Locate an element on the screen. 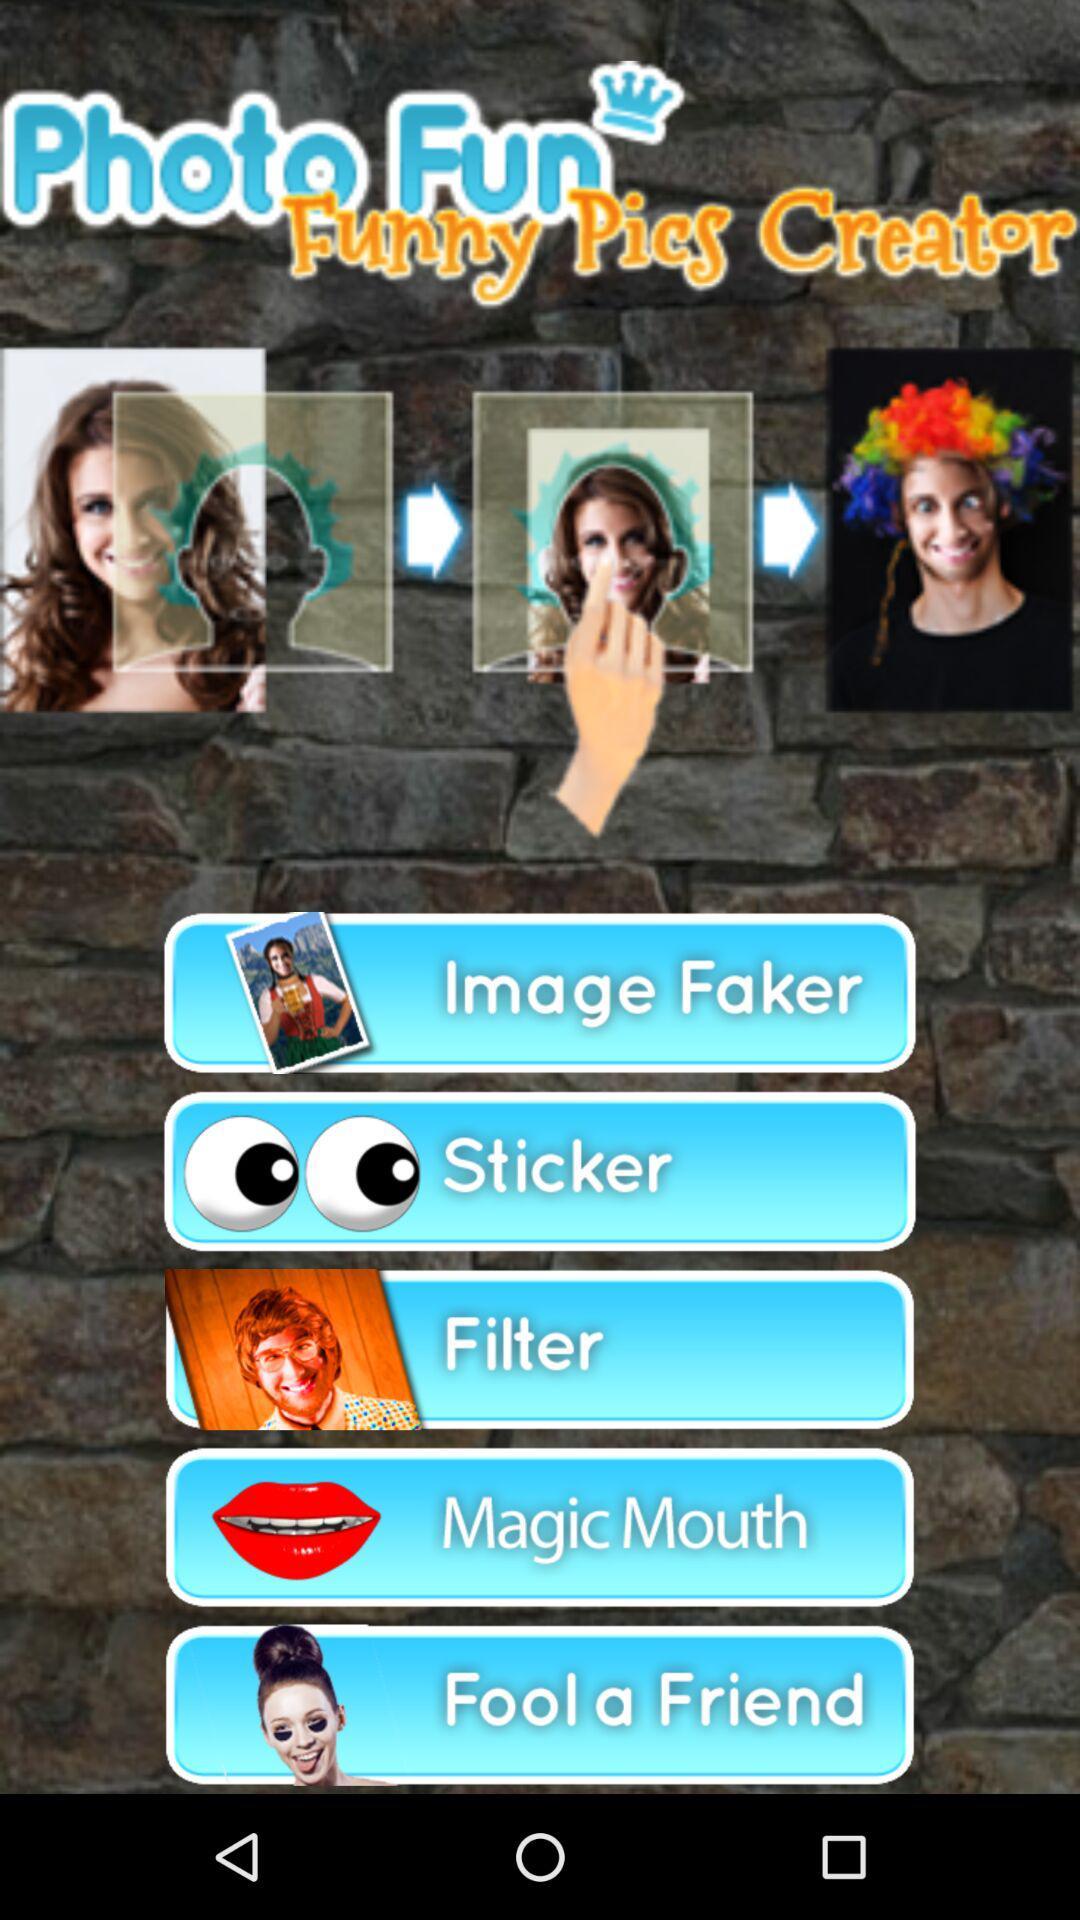  sticker page is located at coordinates (540, 1171).